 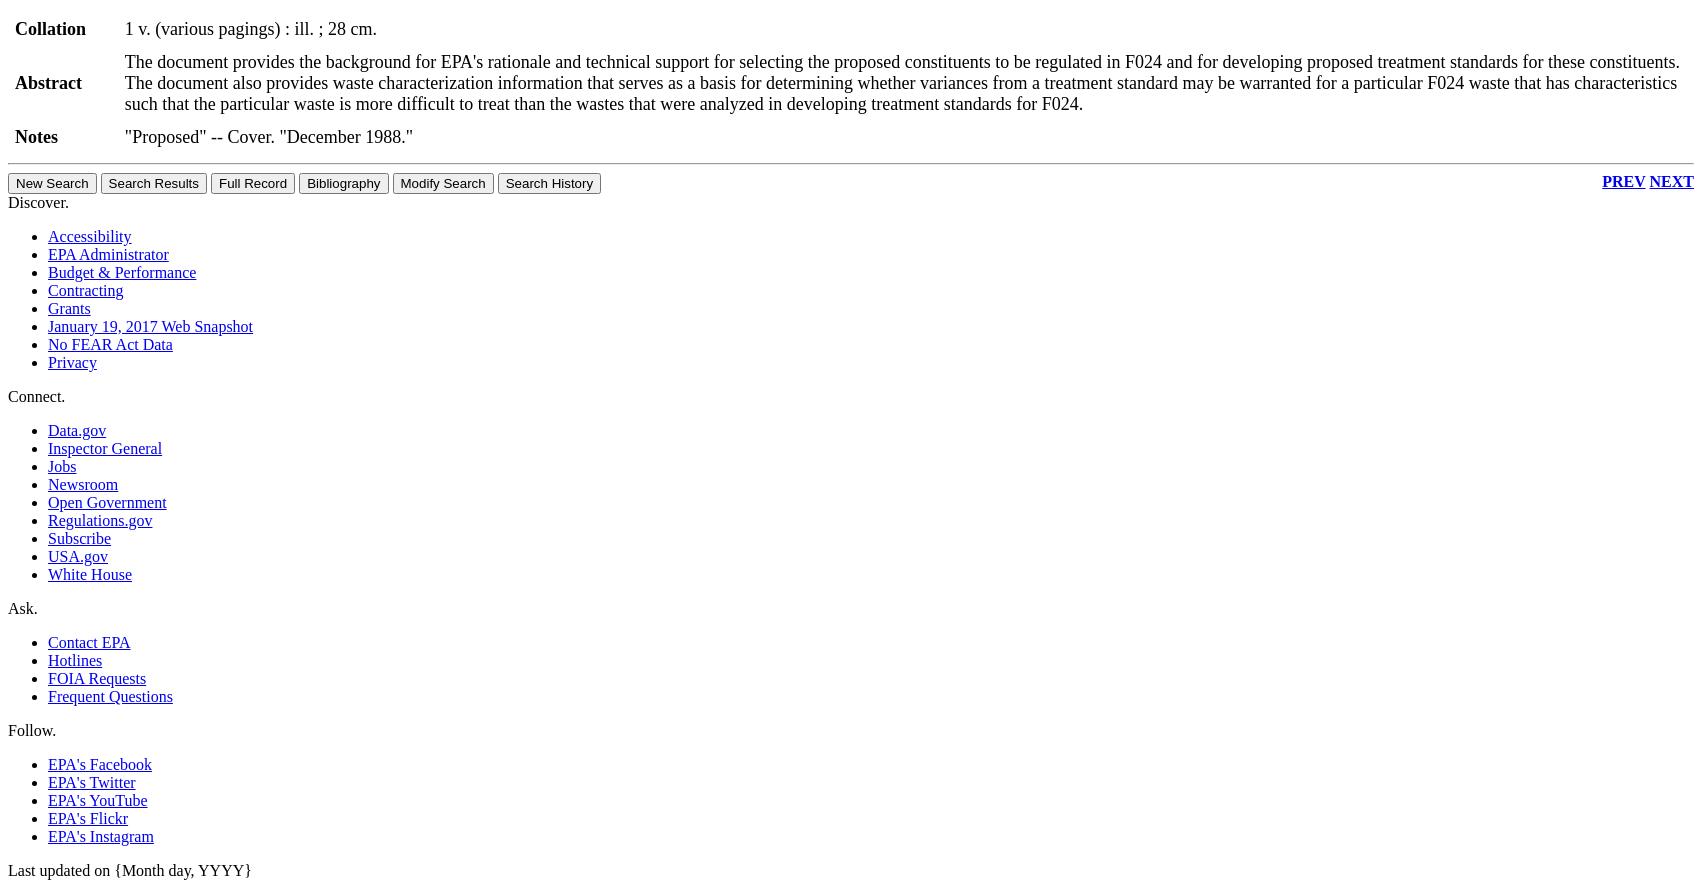 I want to click on '1 v. (various pagings) : ill. ; 28 cm.', so click(x=124, y=28).